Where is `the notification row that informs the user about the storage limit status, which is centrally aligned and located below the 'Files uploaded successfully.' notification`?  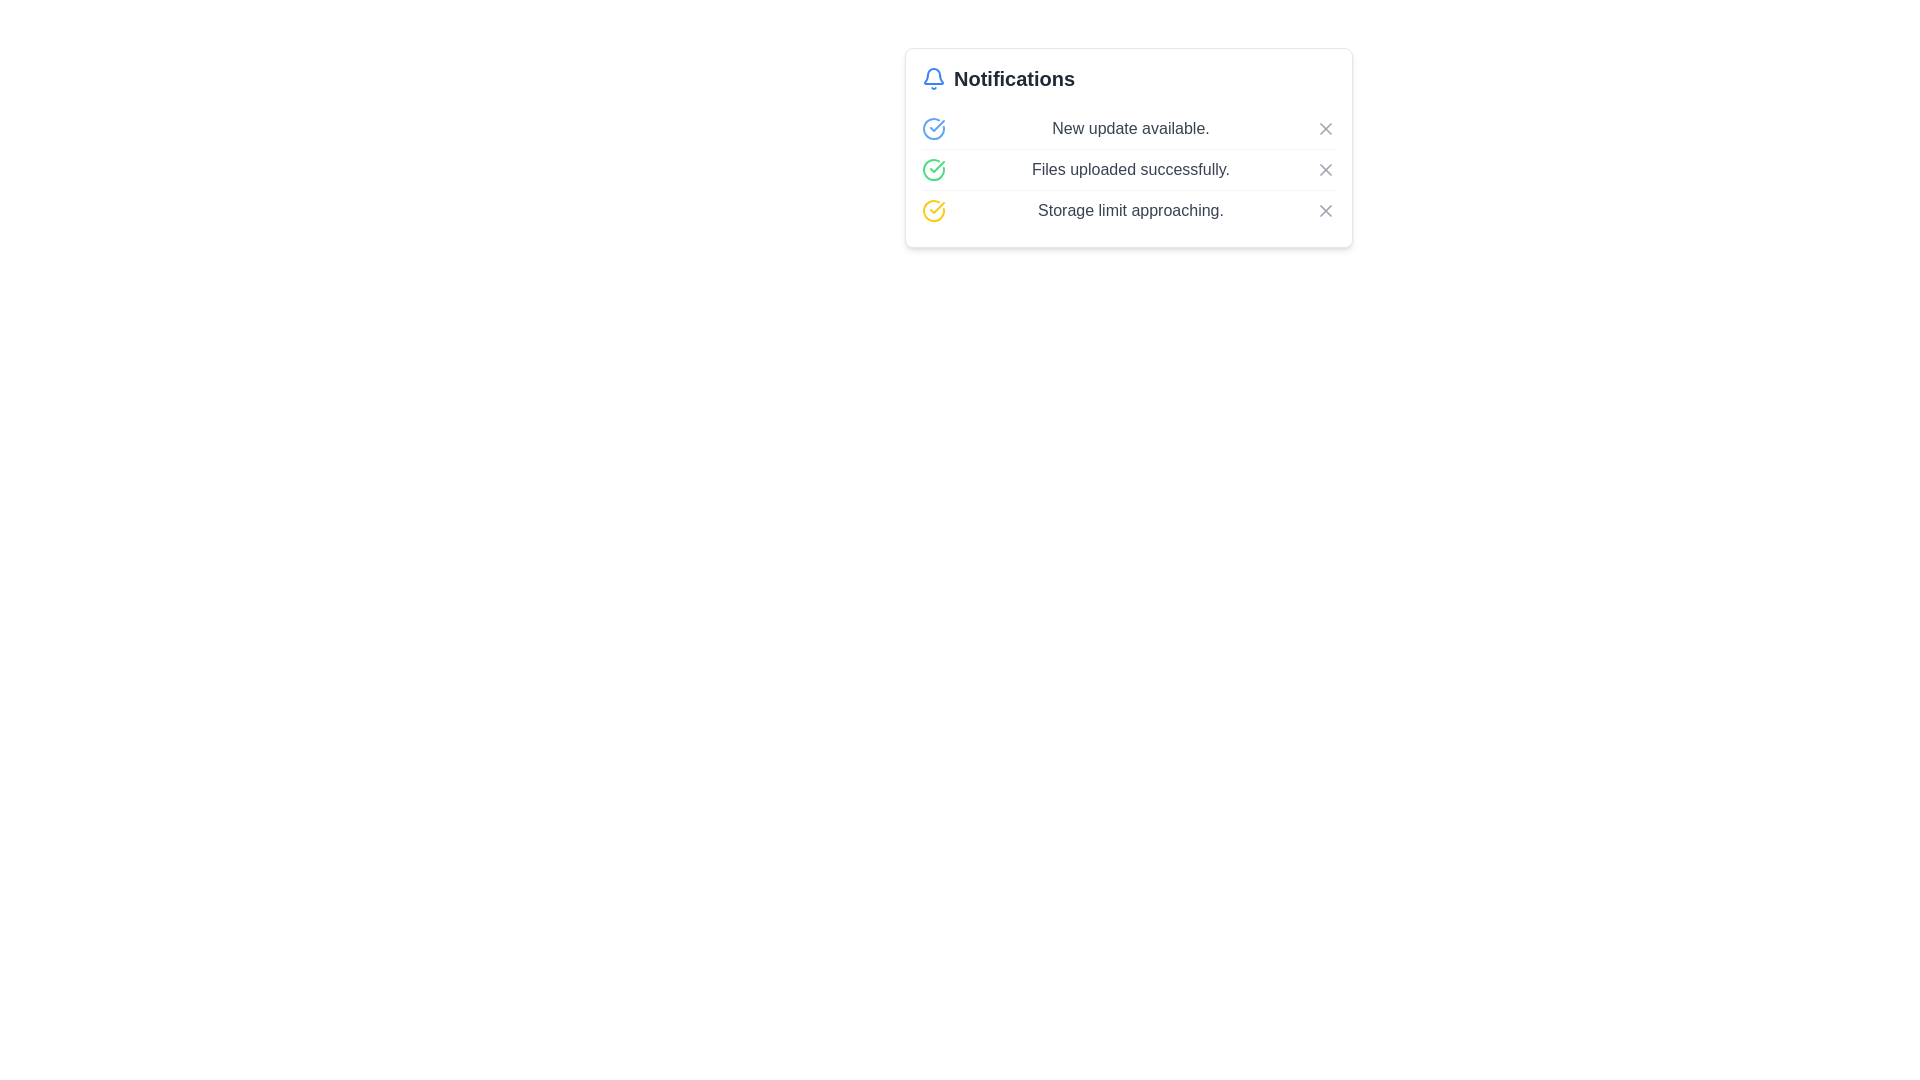 the notification row that informs the user about the storage limit status, which is centrally aligned and located below the 'Files uploaded successfully.' notification is located at coordinates (1128, 210).